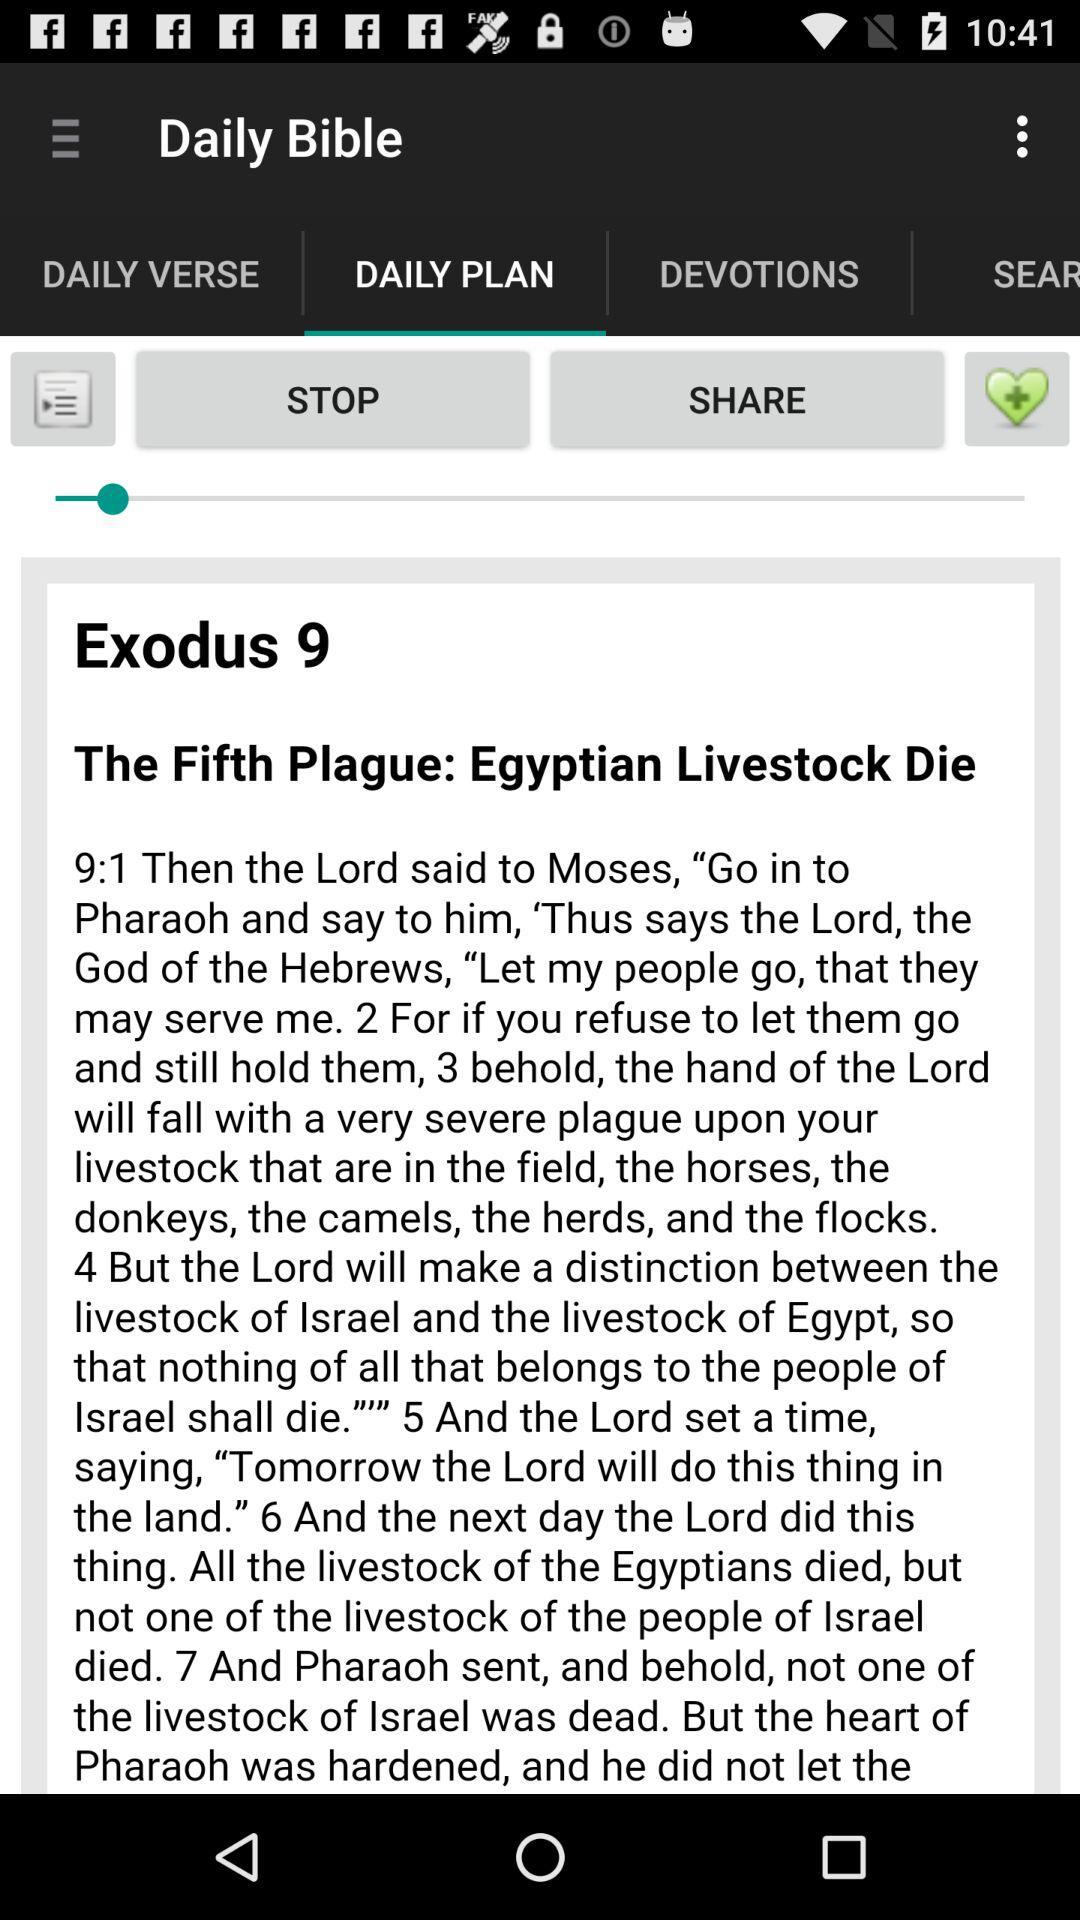  What do you see at coordinates (540, 1165) in the screenshot?
I see `colour pinter` at bounding box center [540, 1165].